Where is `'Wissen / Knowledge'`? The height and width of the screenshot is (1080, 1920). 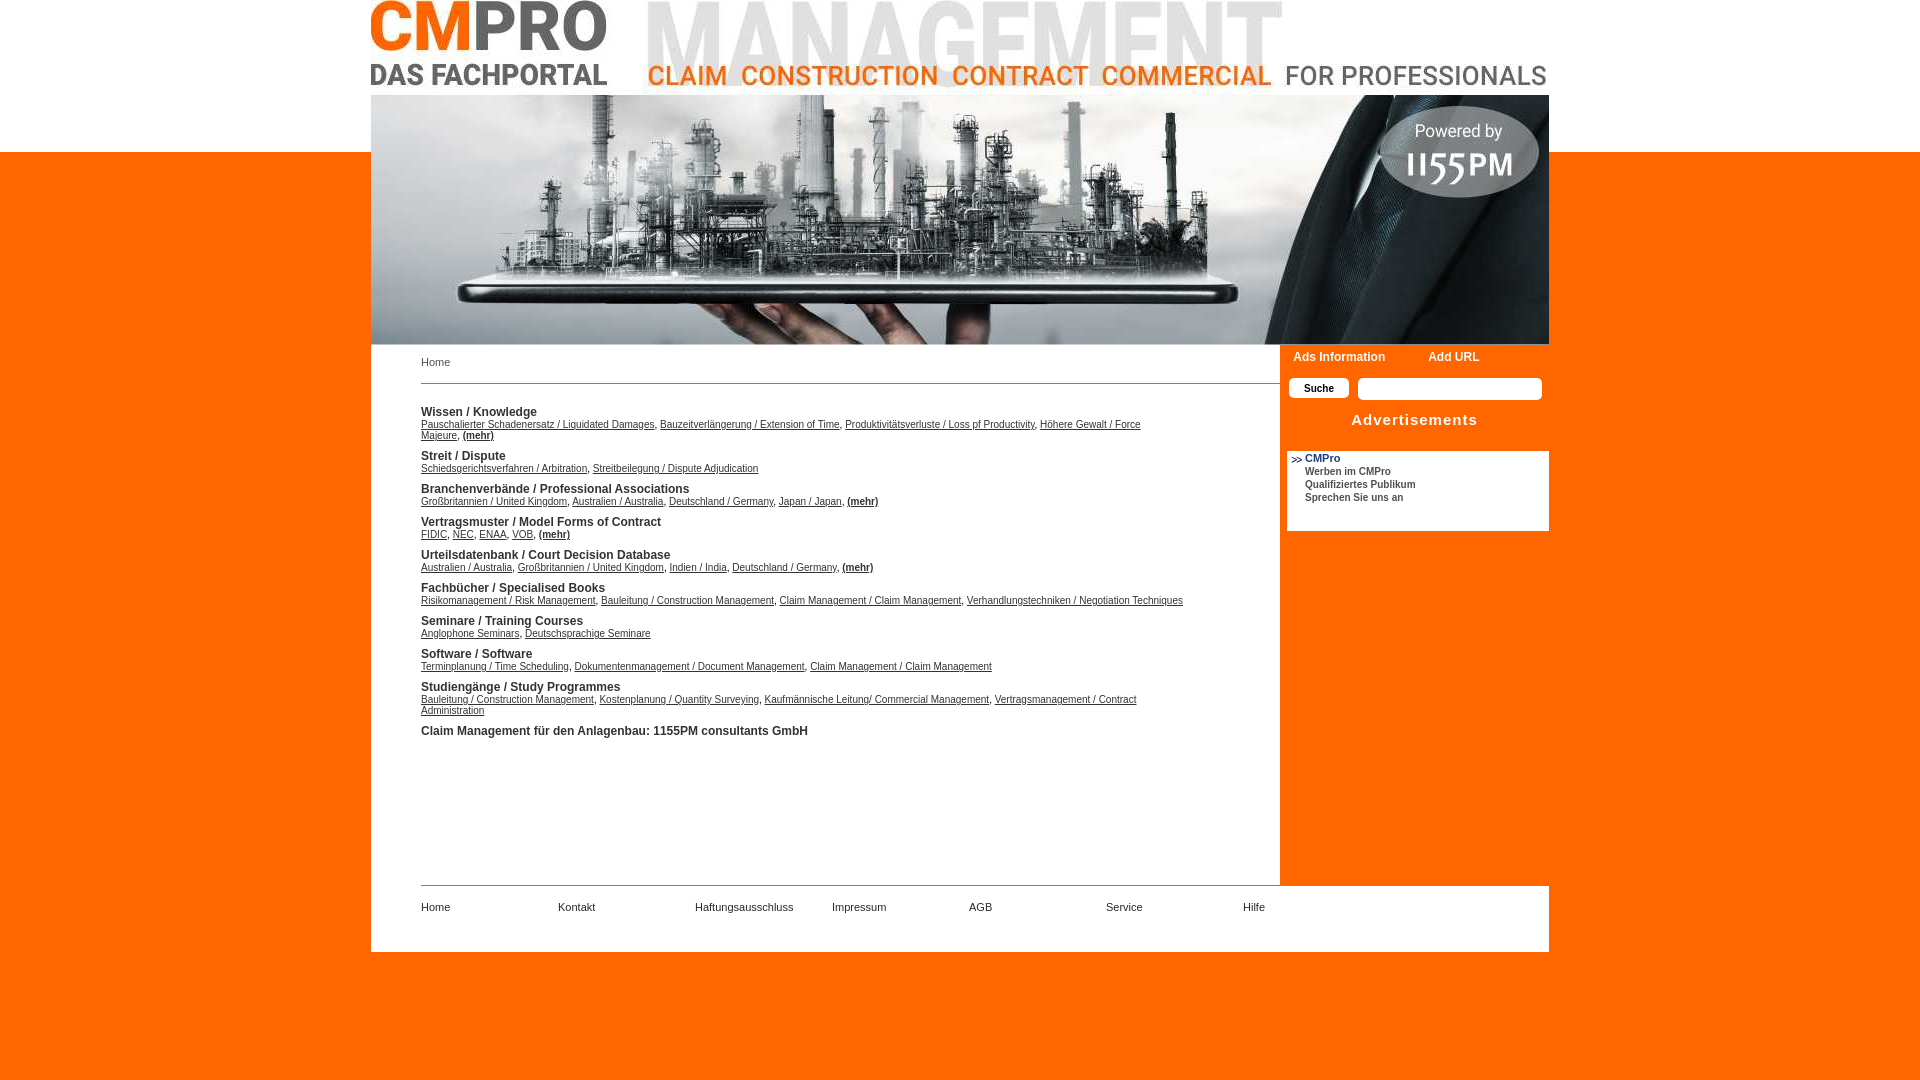
'Wissen / Knowledge' is located at coordinates (478, 411).